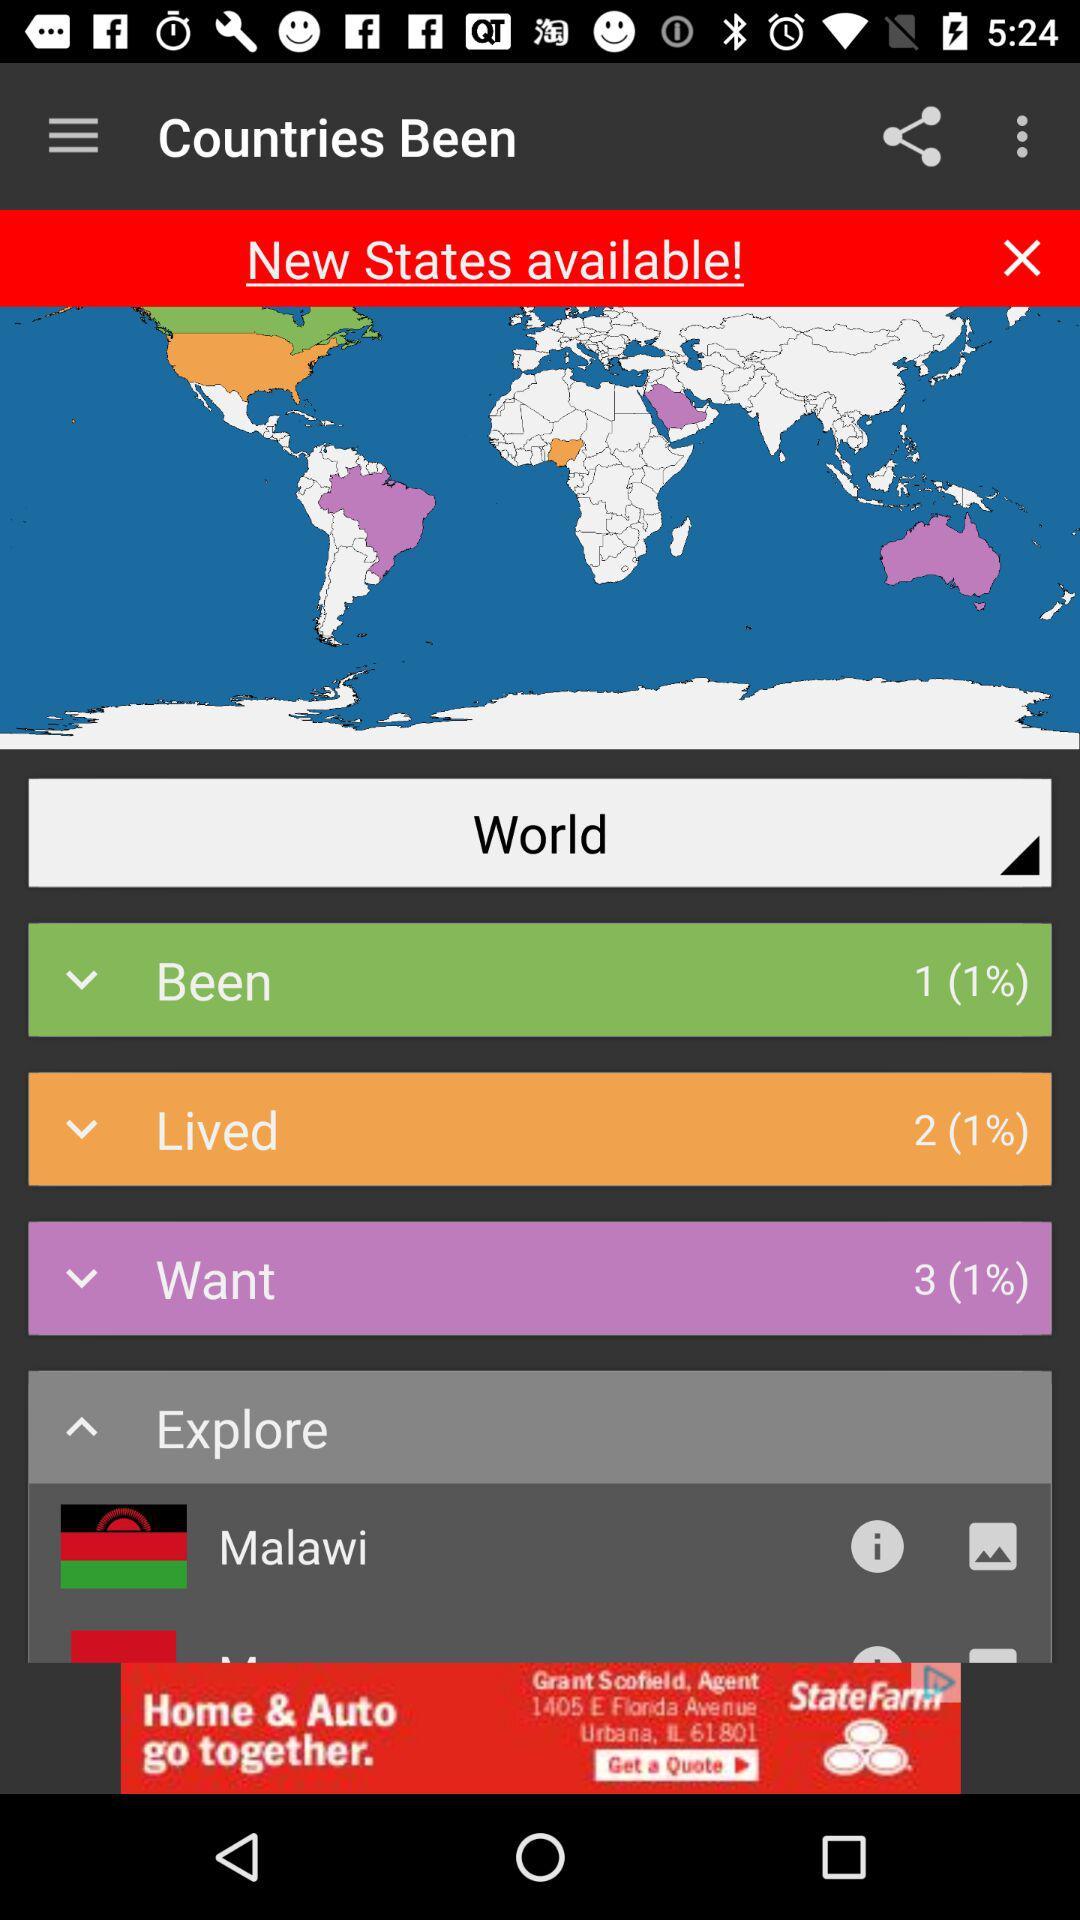 The image size is (1080, 1920). I want to click on instruction, so click(876, 1545).